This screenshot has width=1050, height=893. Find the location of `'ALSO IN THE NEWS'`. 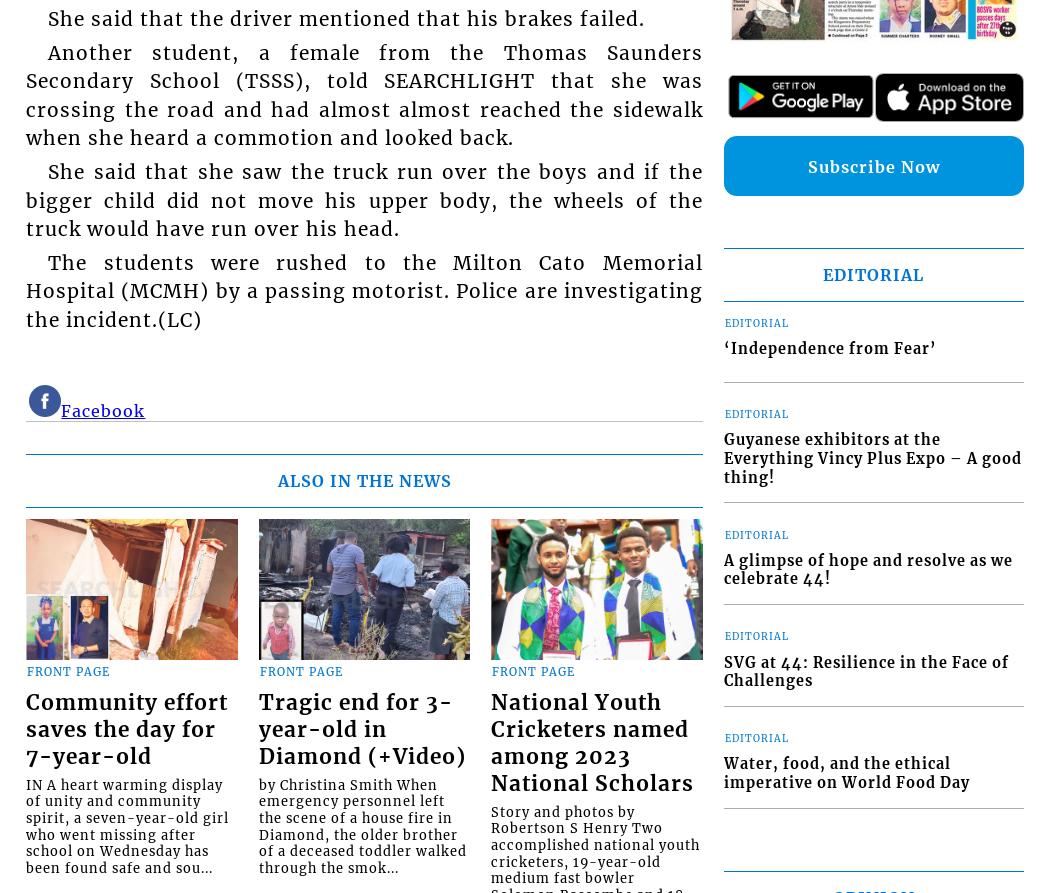

'ALSO IN THE NEWS' is located at coordinates (363, 478).